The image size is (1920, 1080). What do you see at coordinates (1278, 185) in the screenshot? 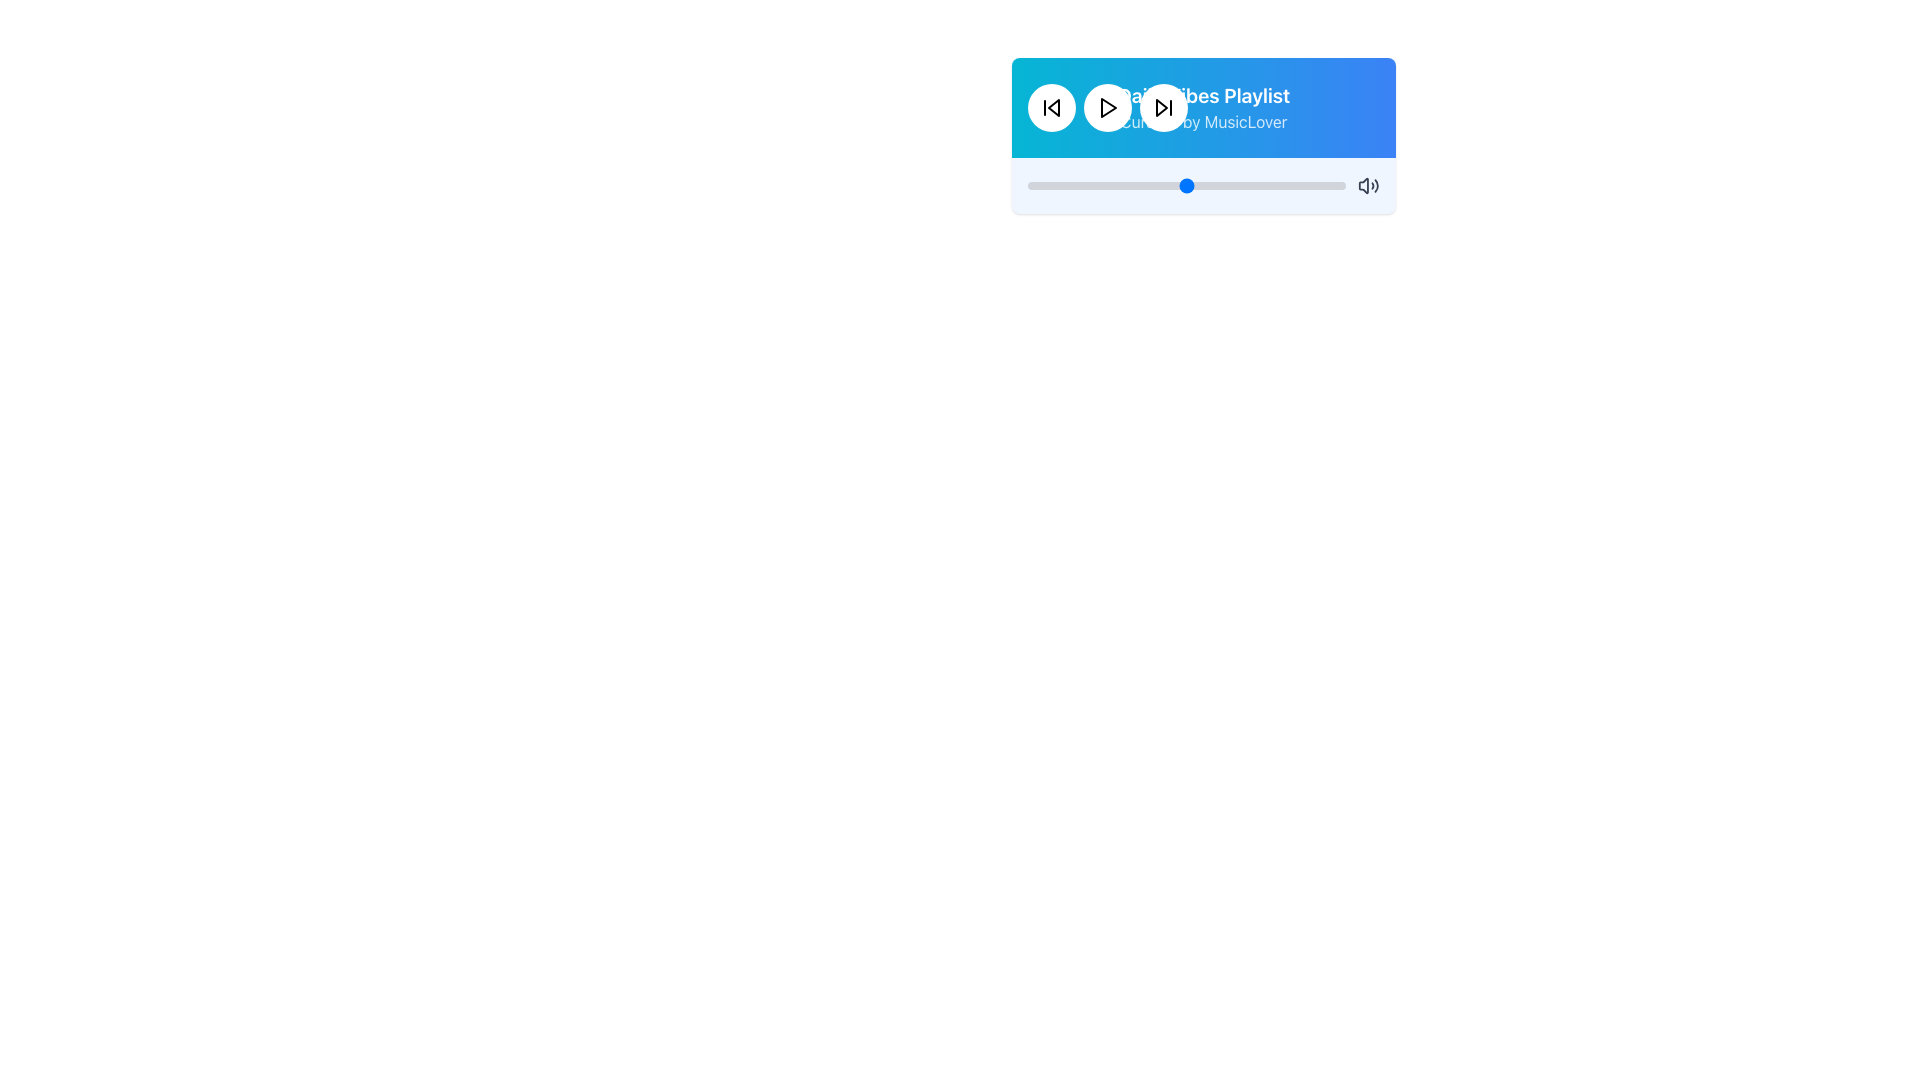
I see `slider value` at bounding box center [1278, 185].